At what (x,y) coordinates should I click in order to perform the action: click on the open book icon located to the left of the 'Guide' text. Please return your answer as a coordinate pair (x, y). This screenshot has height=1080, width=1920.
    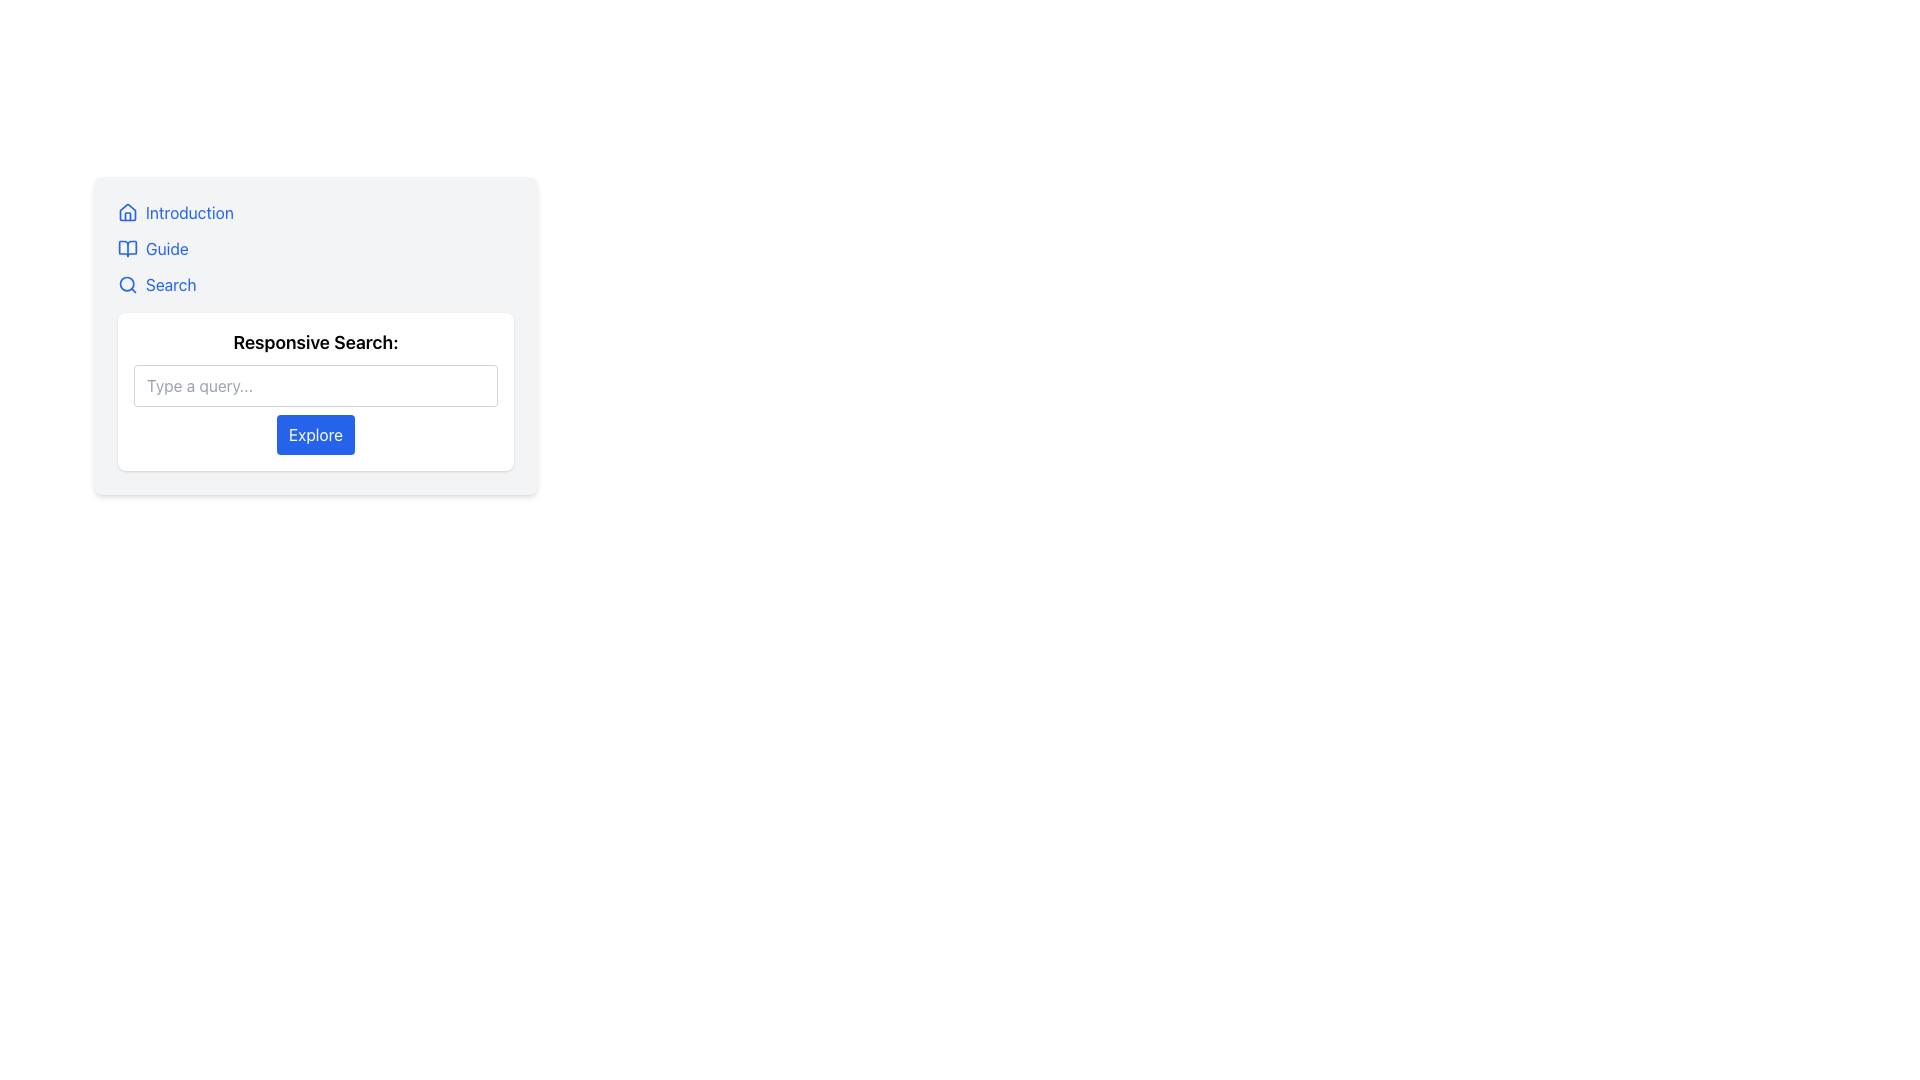
    Looking at the image, I should click on (127, 248).